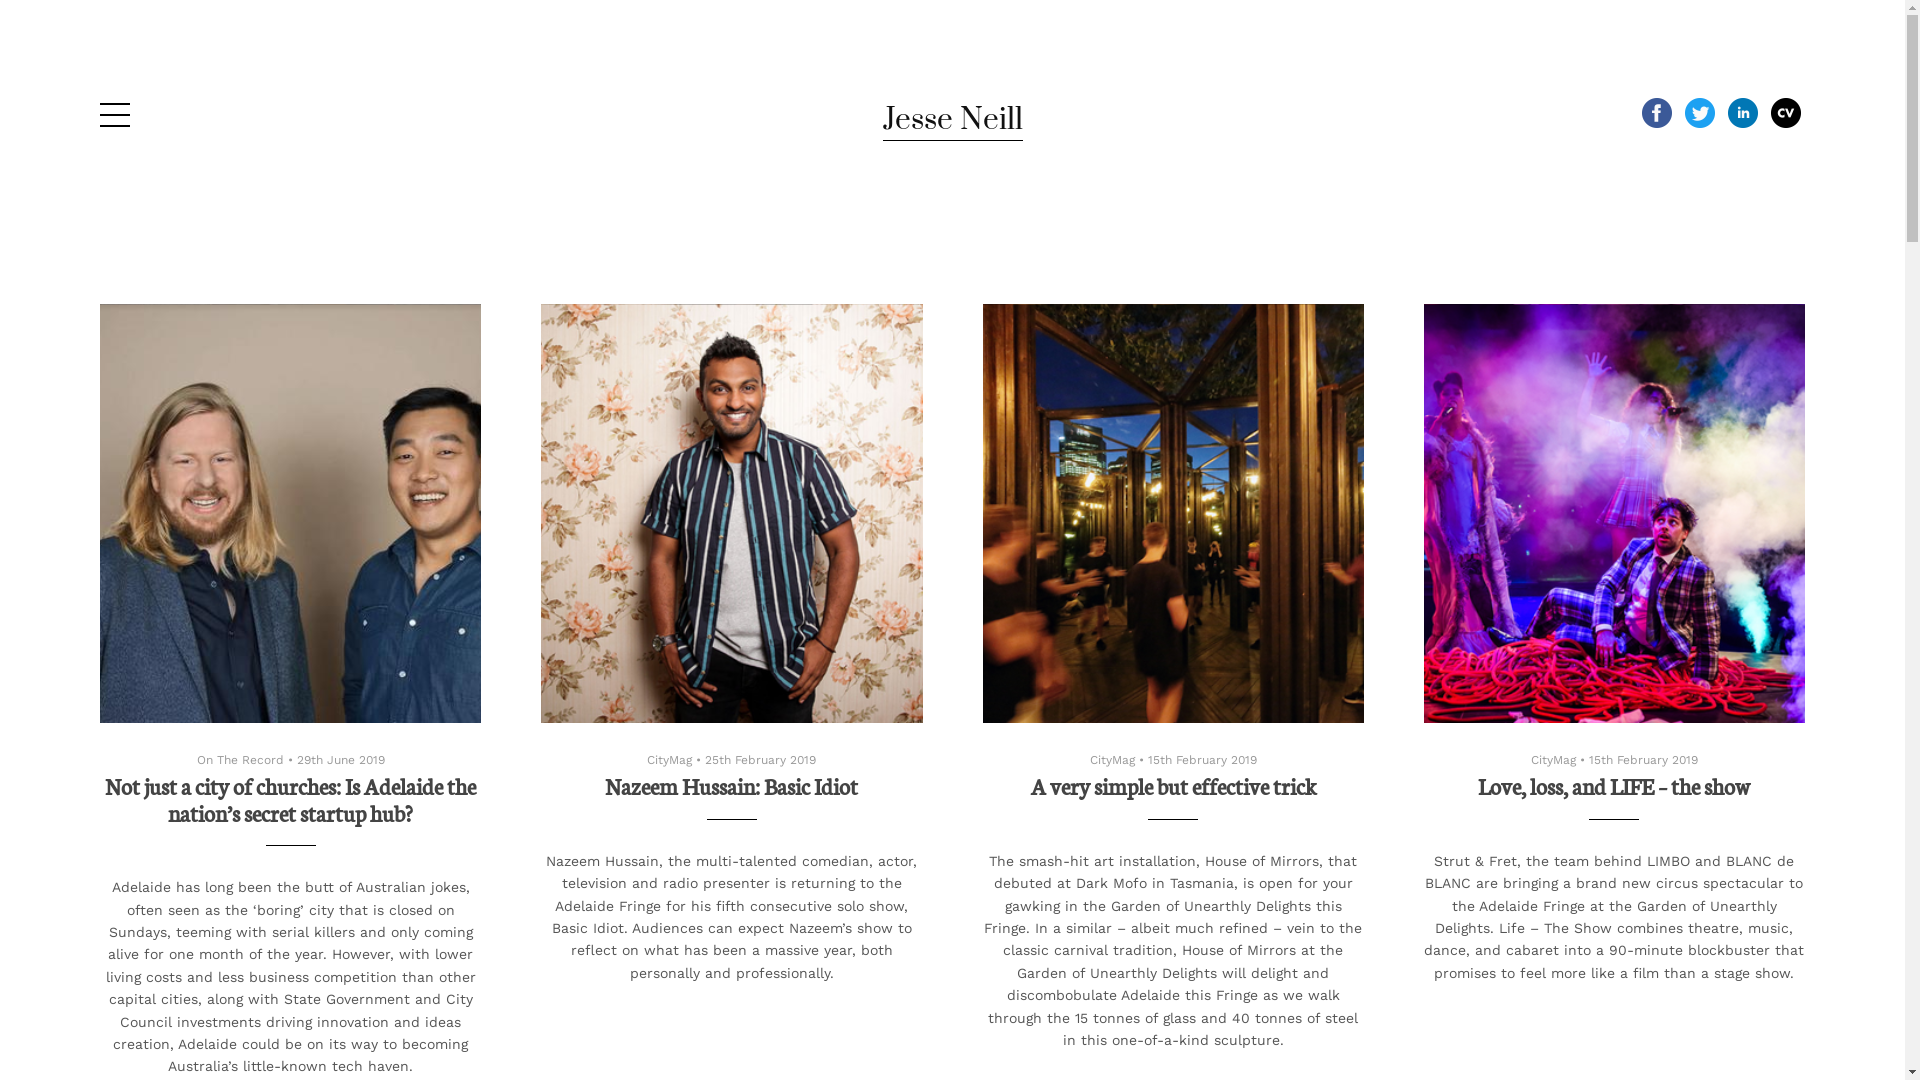 The height and width of the screenshot is (1080, 1920). What do you see at coordinates (881, 119) in the screenshot?
I see `'Jesse Neill'` at bounding box center [881, 119].